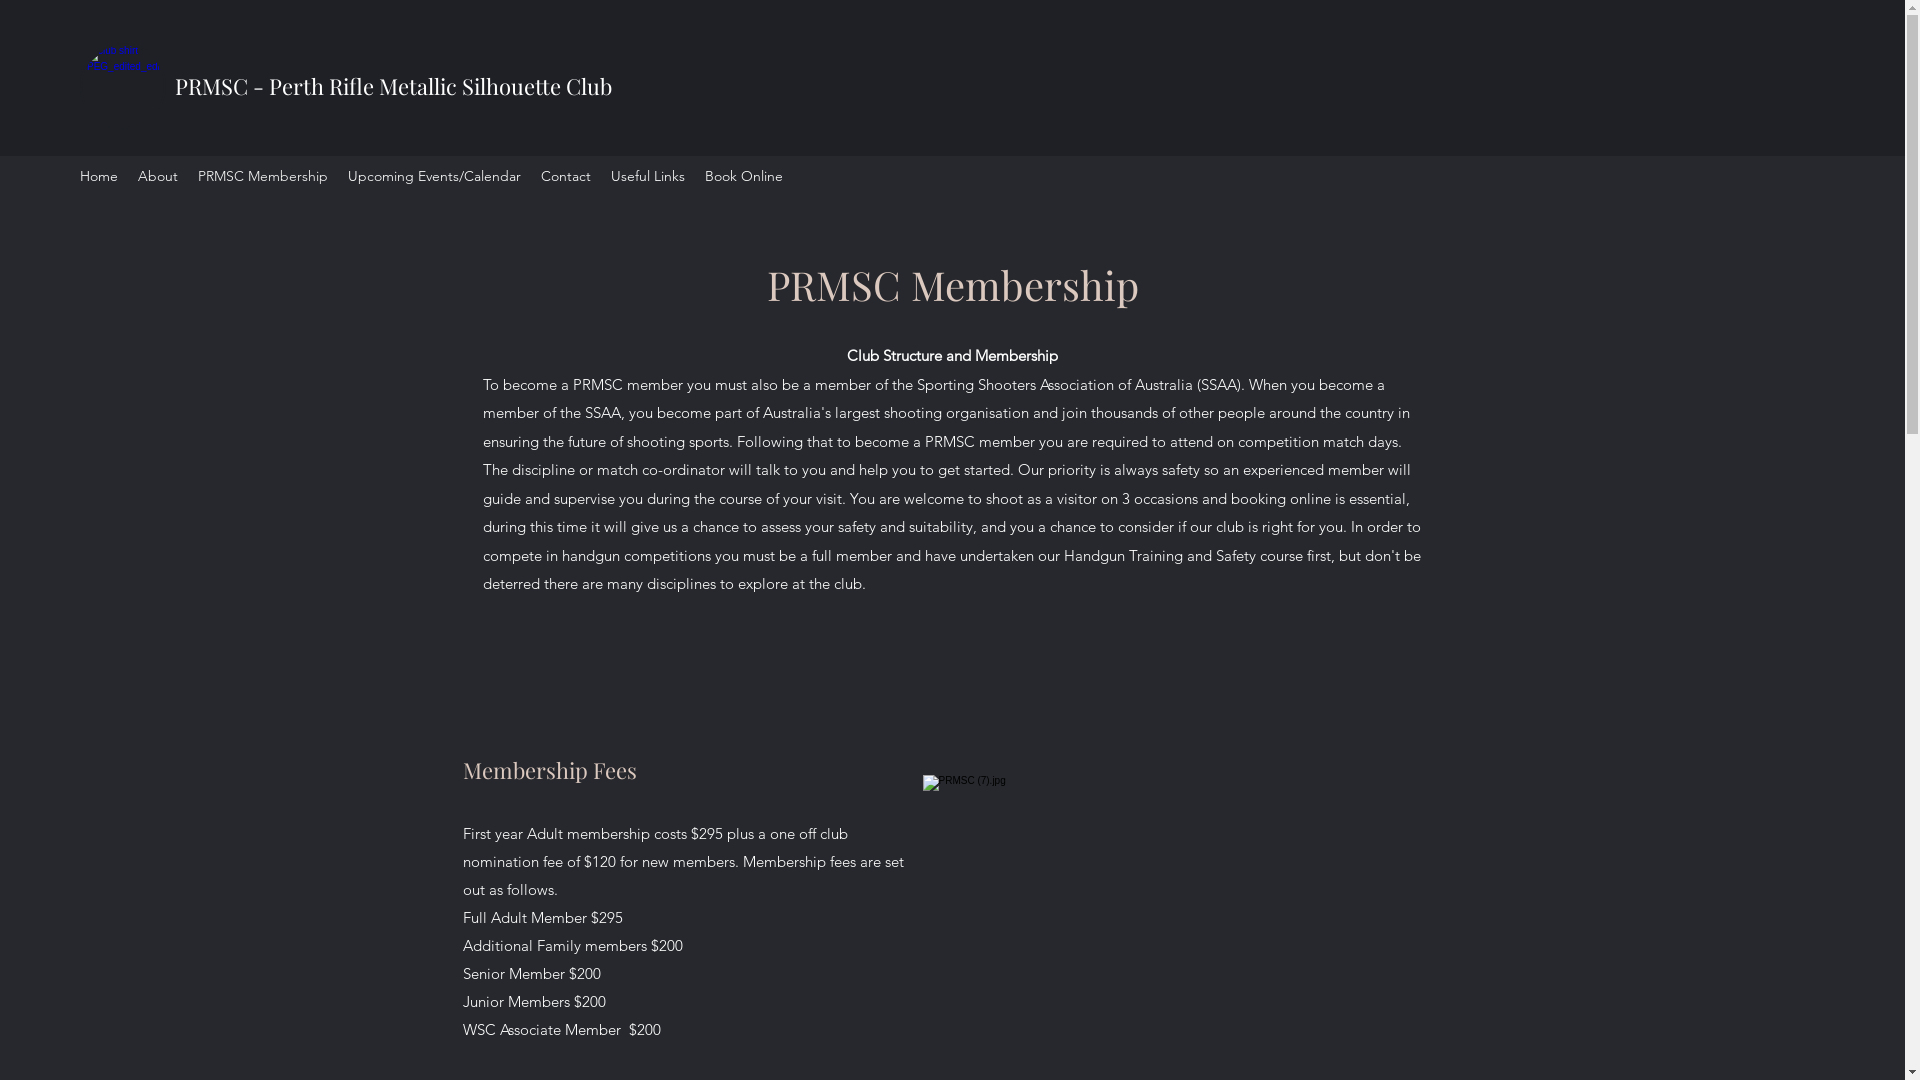 This screenshot has height=1080, width=1920. Describe the element at coordinates (98, 175) in the screenshot. I see `'Home'` at that location.